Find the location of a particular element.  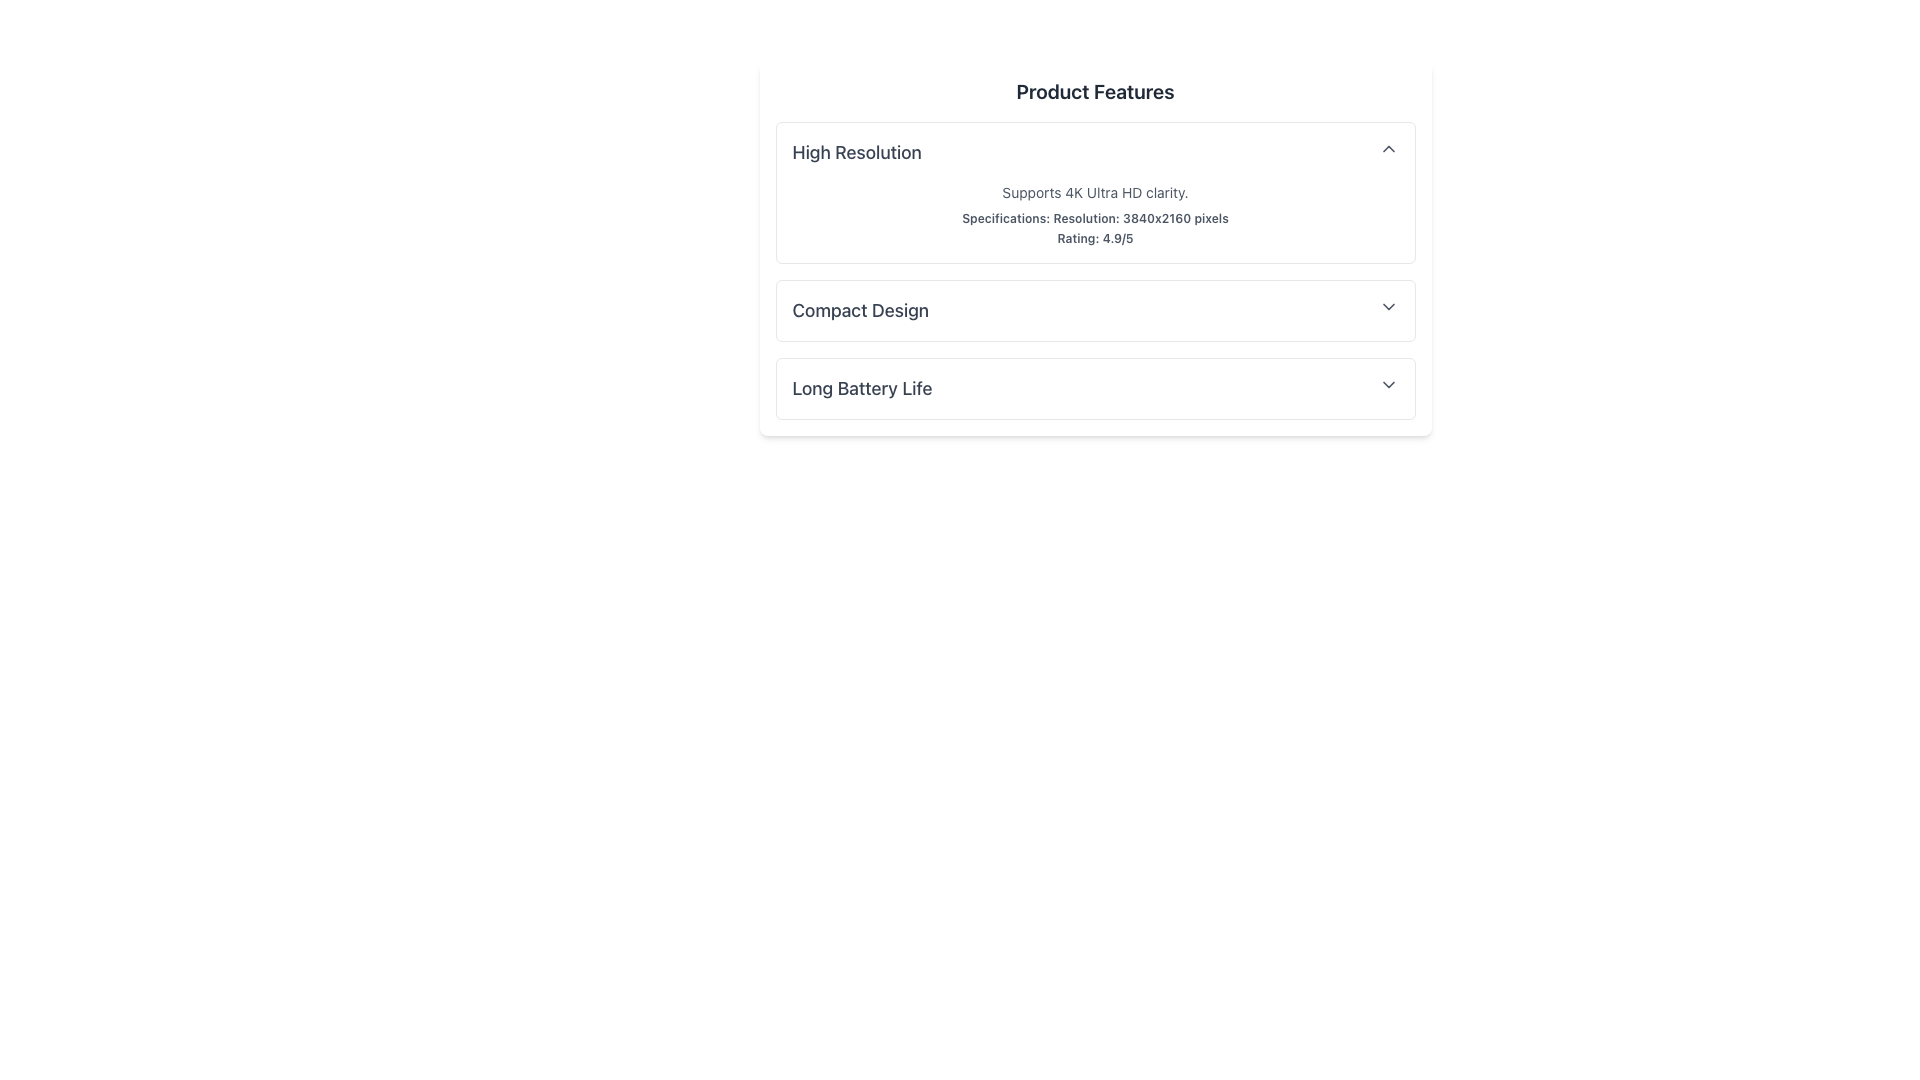

the interactive expandable or collapsible list item for 'Compact Design' located in the center section of the list under 'Product Features' is located at coordinates (1094, 311).